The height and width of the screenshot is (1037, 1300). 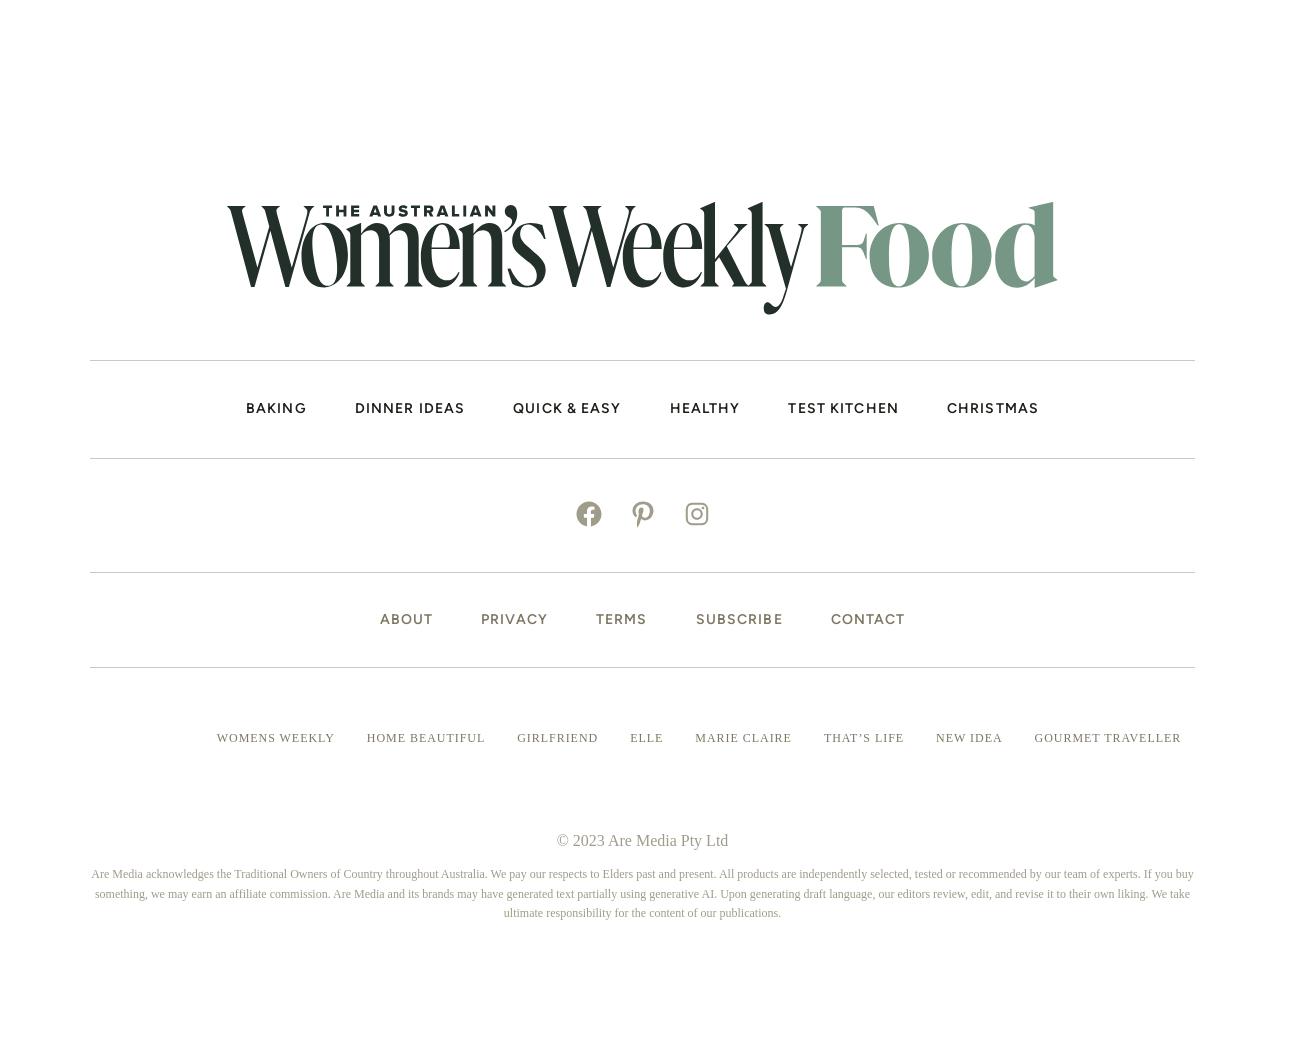 What do you see at coordinates (641, 892) in the screenshot?
I see `'Are Media acknowledges the Traditional Owners of Country throughout Australia. We pay our respects to Elders past and present. All products are independently selected, tested or recommended by our team of experts. If you buy something, we may earn an affiliate commission. Are Media and its brands may have generated text partially using generative AI. Upon generating draft language, our editors review, edit, and revise it to their own liking. We take ultimate responsibility for the content of our publications.'` at bounding box center [641, 892].